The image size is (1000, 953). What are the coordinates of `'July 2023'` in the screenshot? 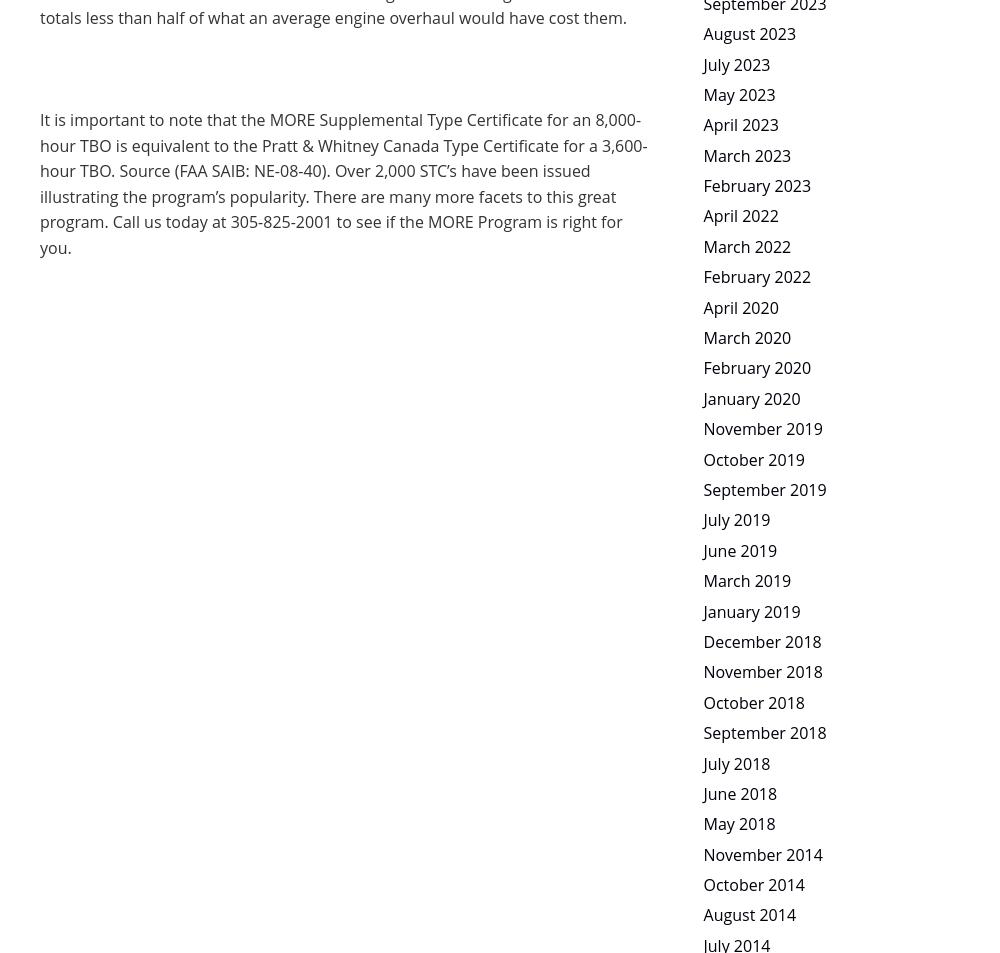 It's located at (735, 63).